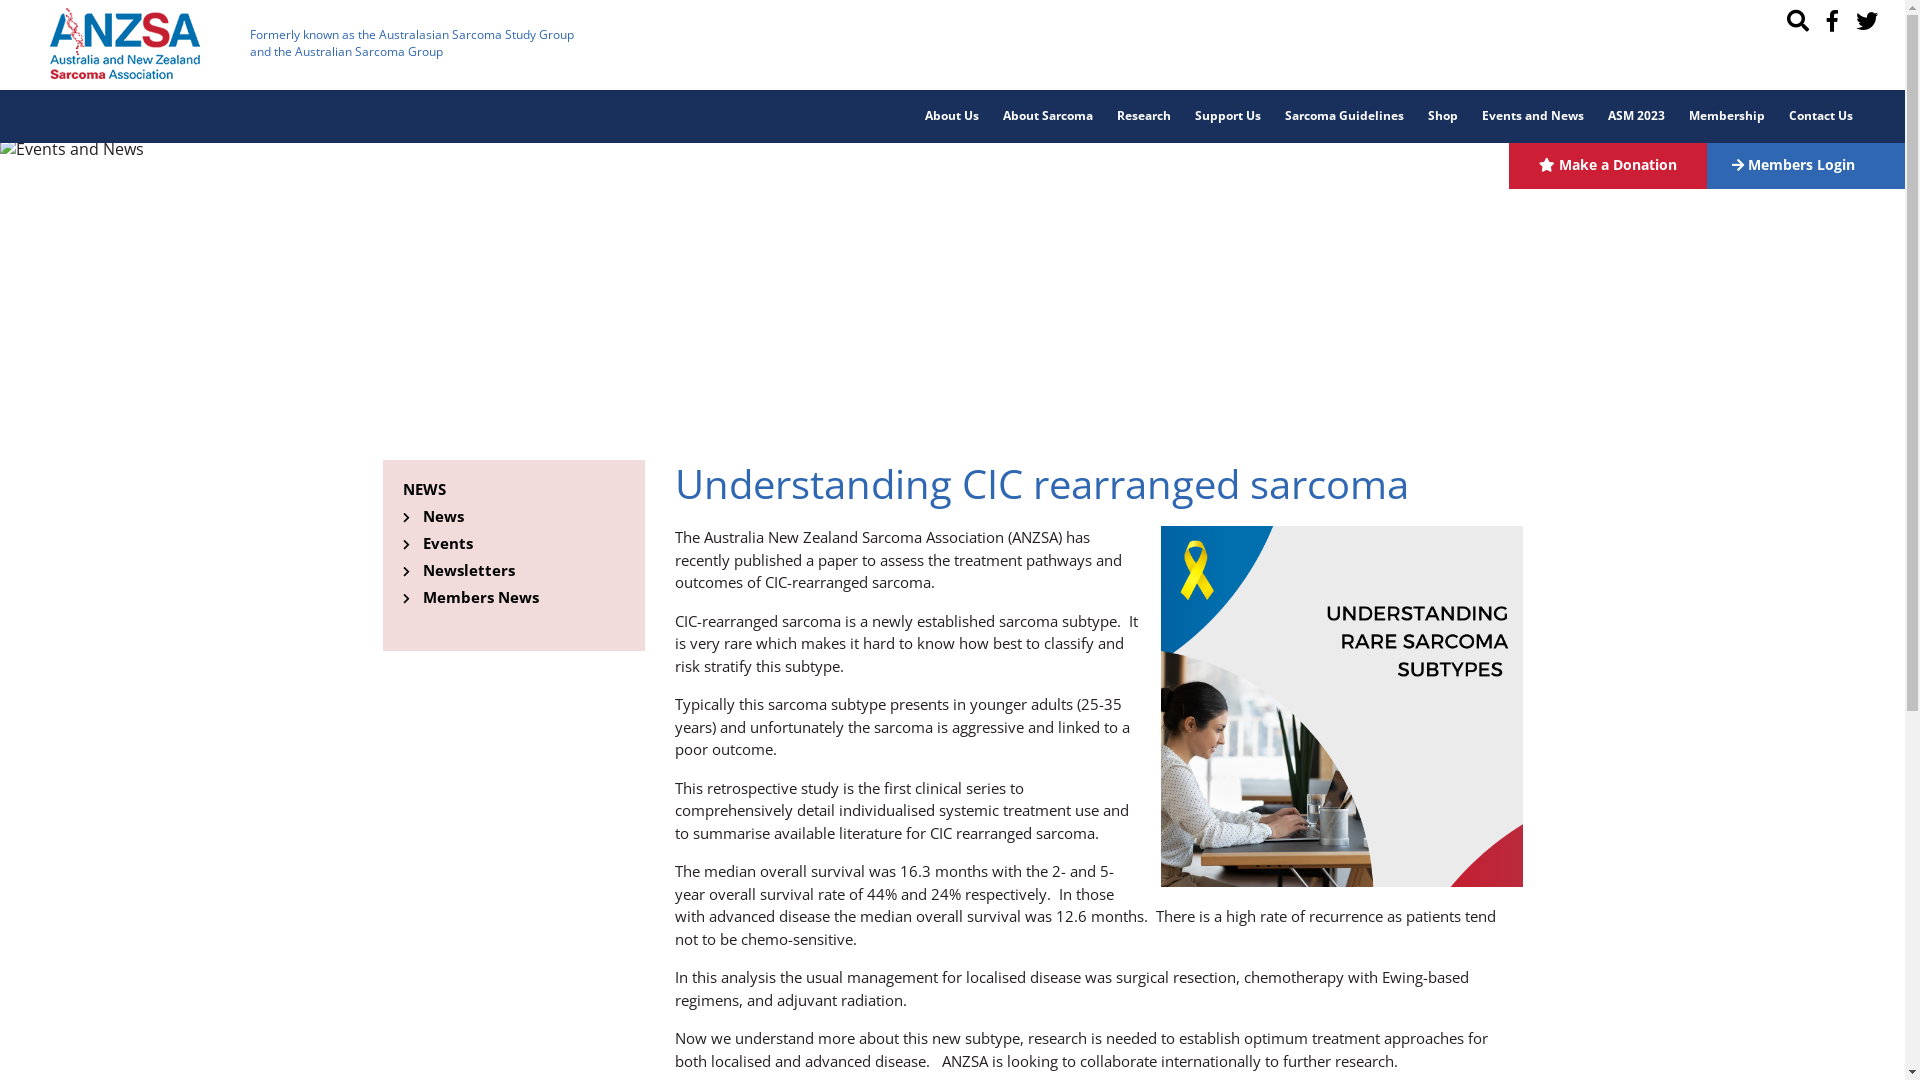 The height and width of the screenshot is (1080, 1920). I want to click on 'News', so click(441, 515).